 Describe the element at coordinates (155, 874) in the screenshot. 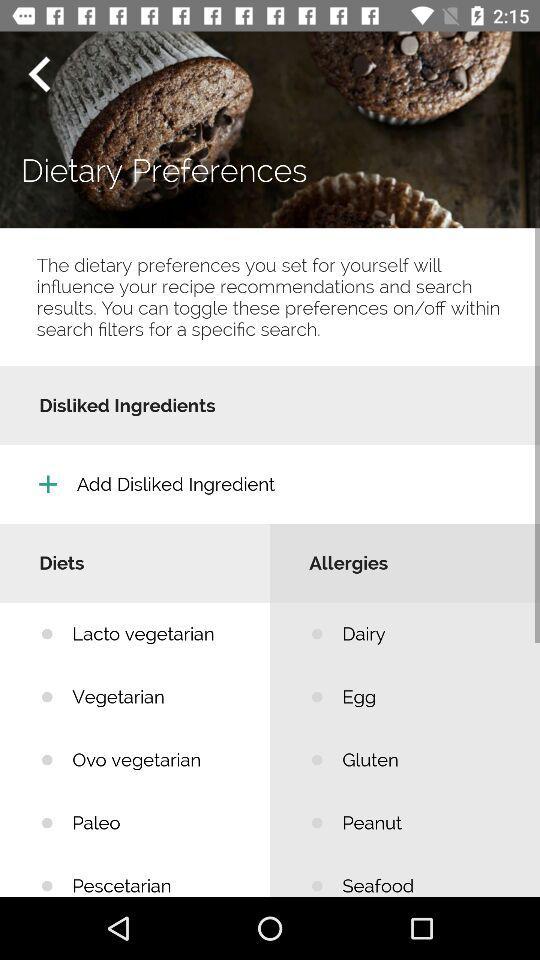

I see `pescetarian` at that location.